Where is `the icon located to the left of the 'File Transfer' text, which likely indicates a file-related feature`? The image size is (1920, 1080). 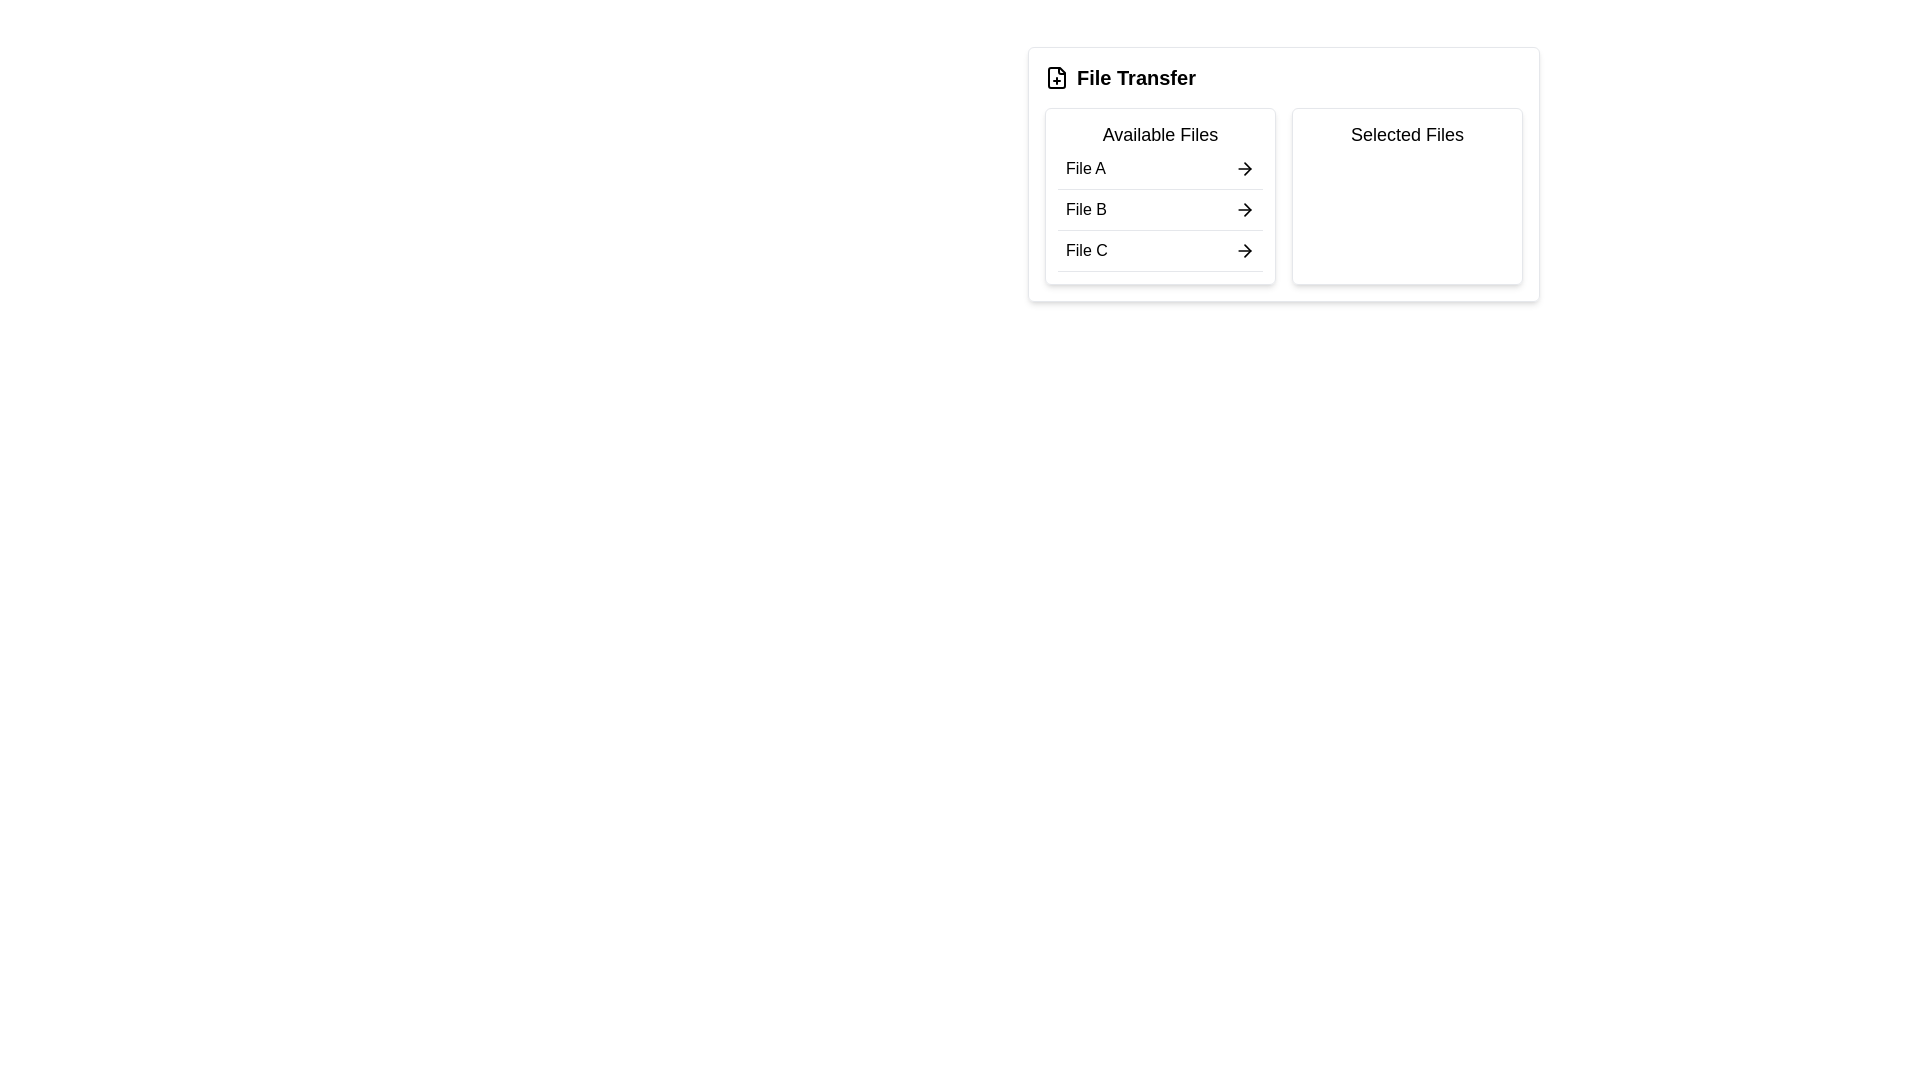
the icon located to the left of the 'File Transfer' text, which likely indicates a file-related feature is located at coordinates (1055, 76).